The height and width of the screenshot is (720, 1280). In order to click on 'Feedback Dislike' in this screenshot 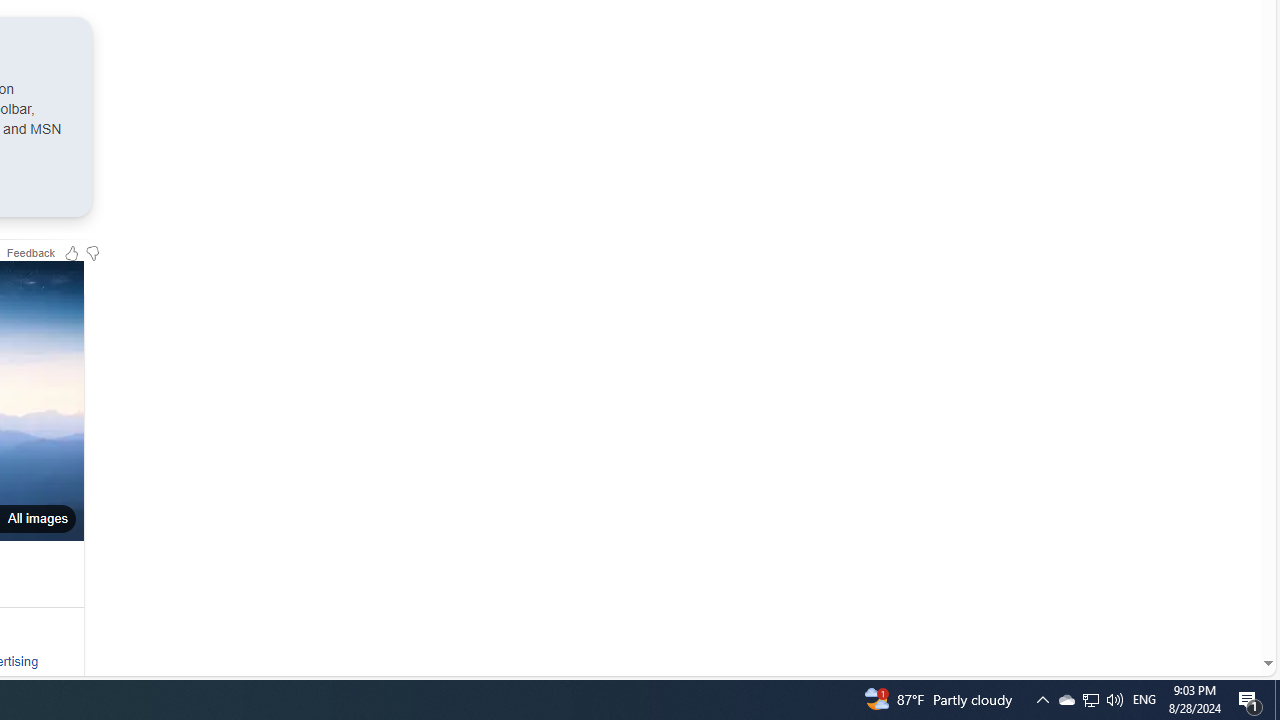, I will do `click(91, 251)`.